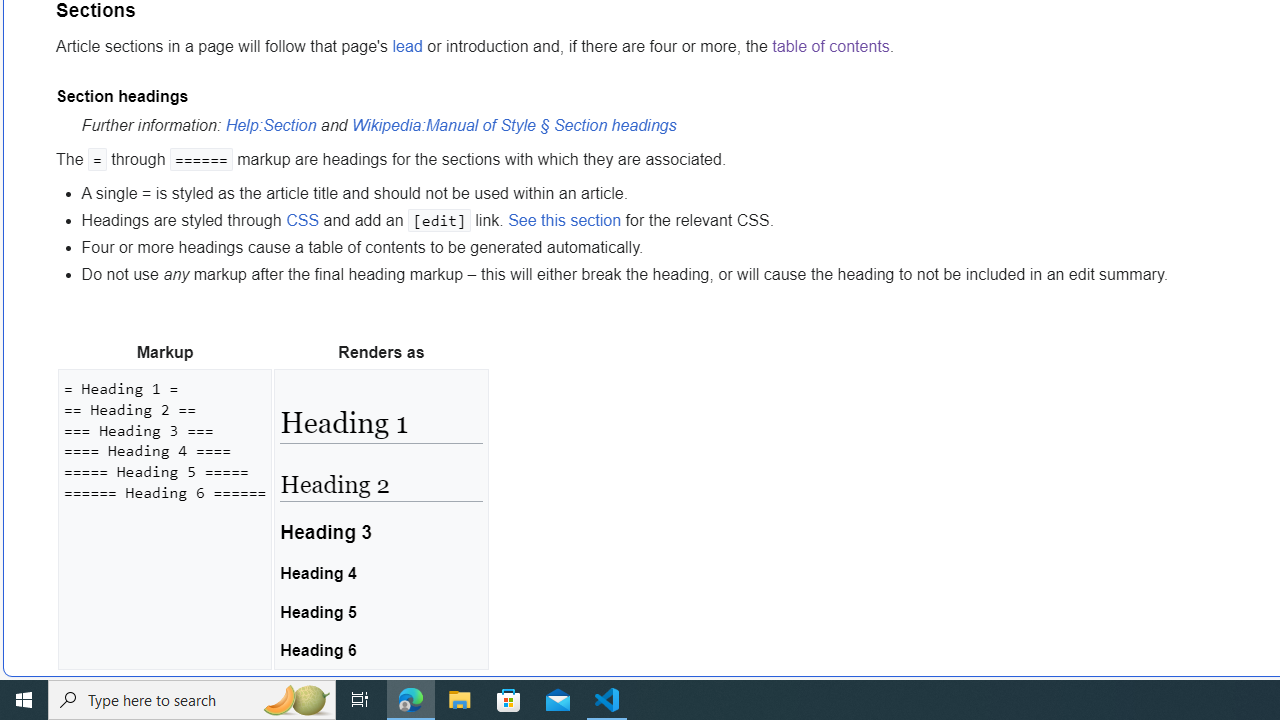  What do you see at coordinates (381, 352) in the screenshot?
I see `'Renders as'` at bounding box center [381, 352].